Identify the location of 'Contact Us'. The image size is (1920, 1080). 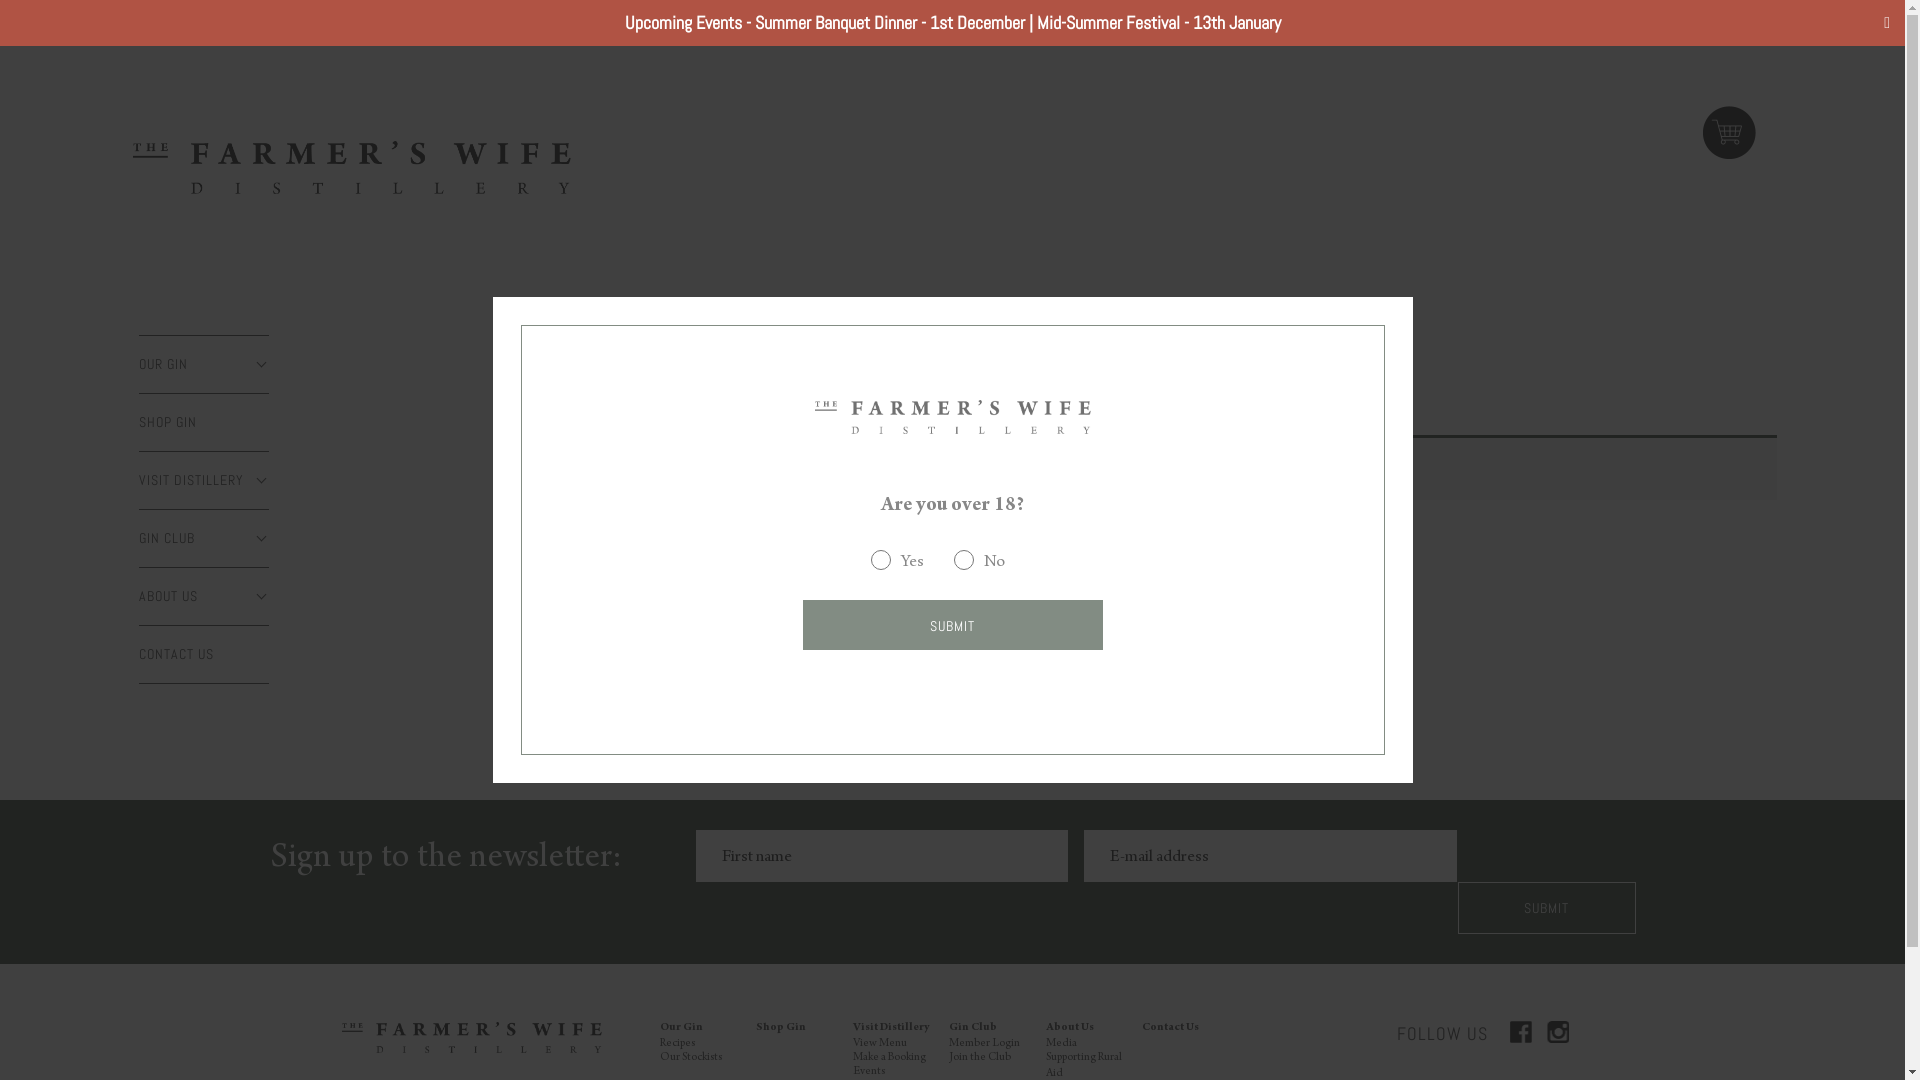
(1170, 1028).